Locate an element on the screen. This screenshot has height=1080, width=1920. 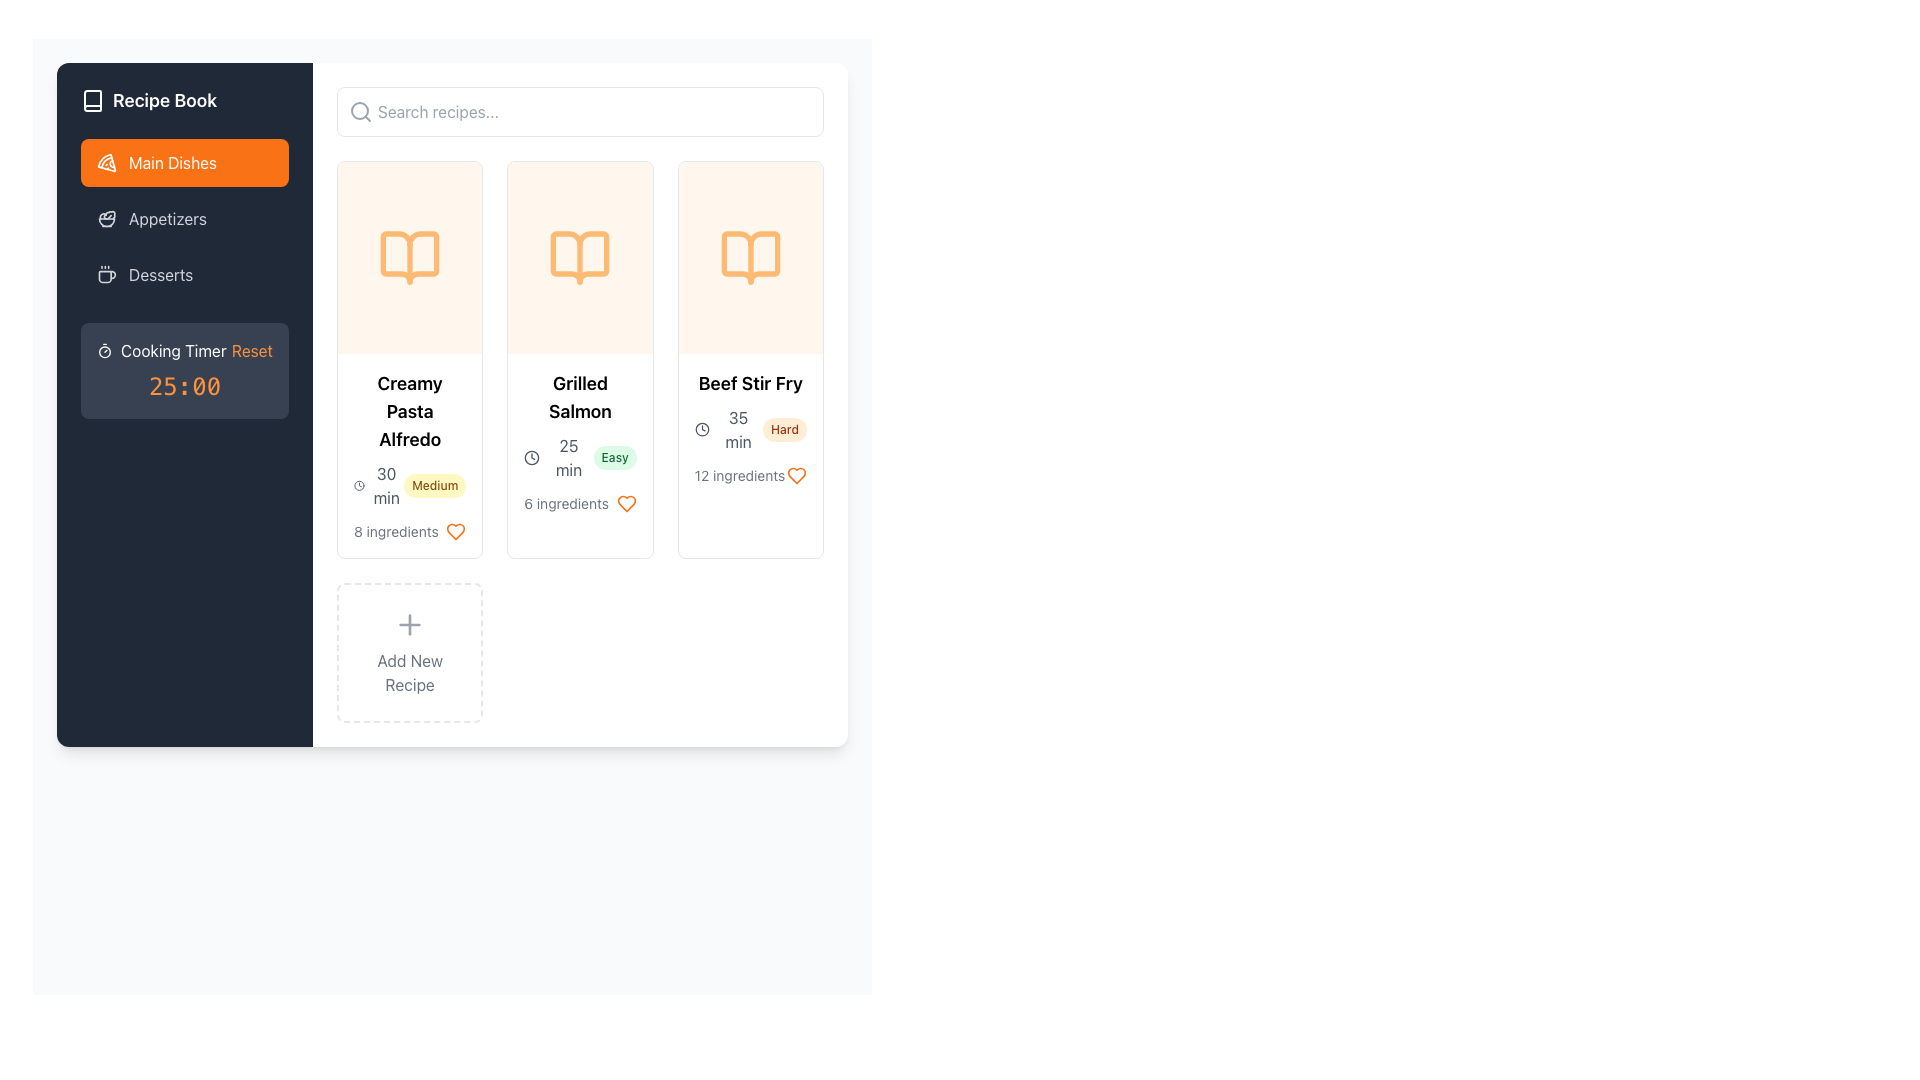
the title text label of the recipe card located at the top of the card, which is centered horizontally in the third column of the recipes section is located at coordinates (749, 384).